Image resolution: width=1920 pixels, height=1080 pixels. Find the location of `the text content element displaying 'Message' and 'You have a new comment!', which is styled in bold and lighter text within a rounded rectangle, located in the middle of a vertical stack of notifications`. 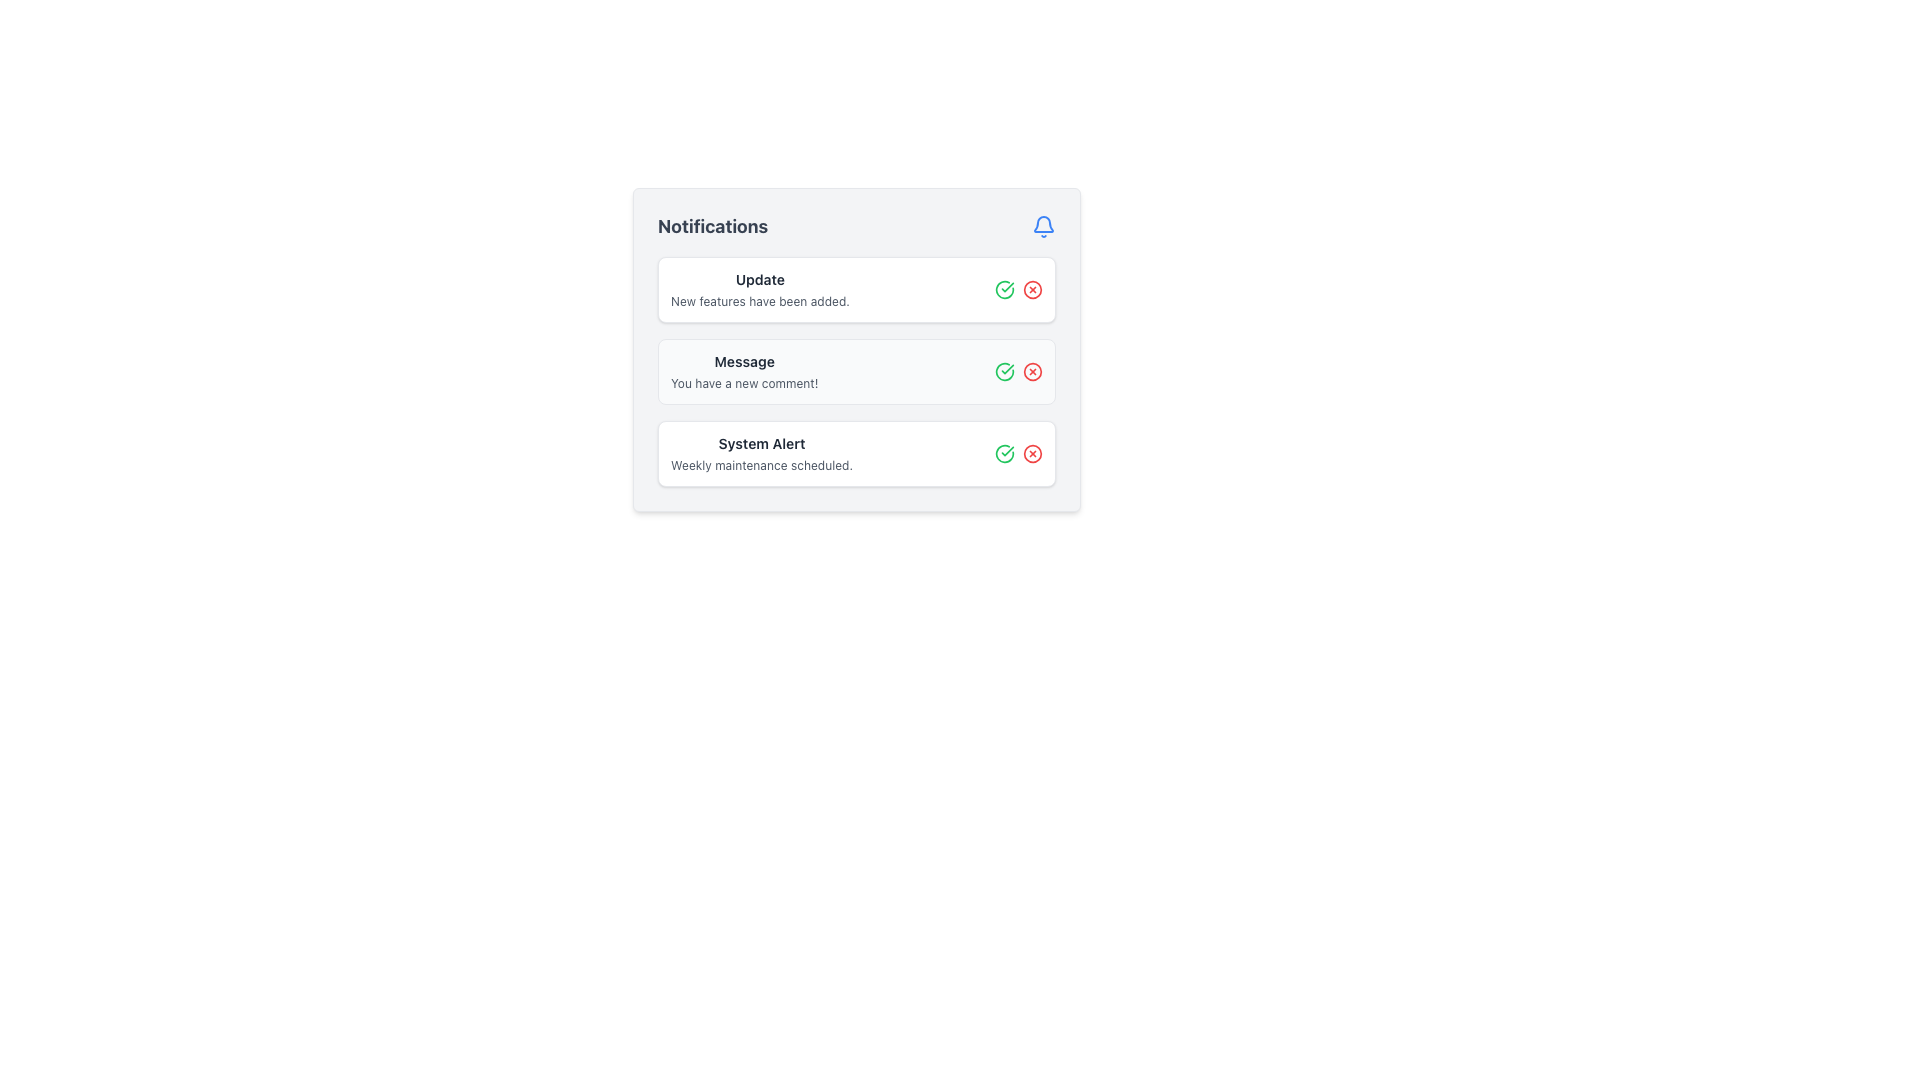

the text content element displaying 'Message' and 'You have a new comment!', which is styled in bold and lighter text within a rounded rectangle, located in the middle of a vertical stack of notifications is located at coordinates (743, 371).